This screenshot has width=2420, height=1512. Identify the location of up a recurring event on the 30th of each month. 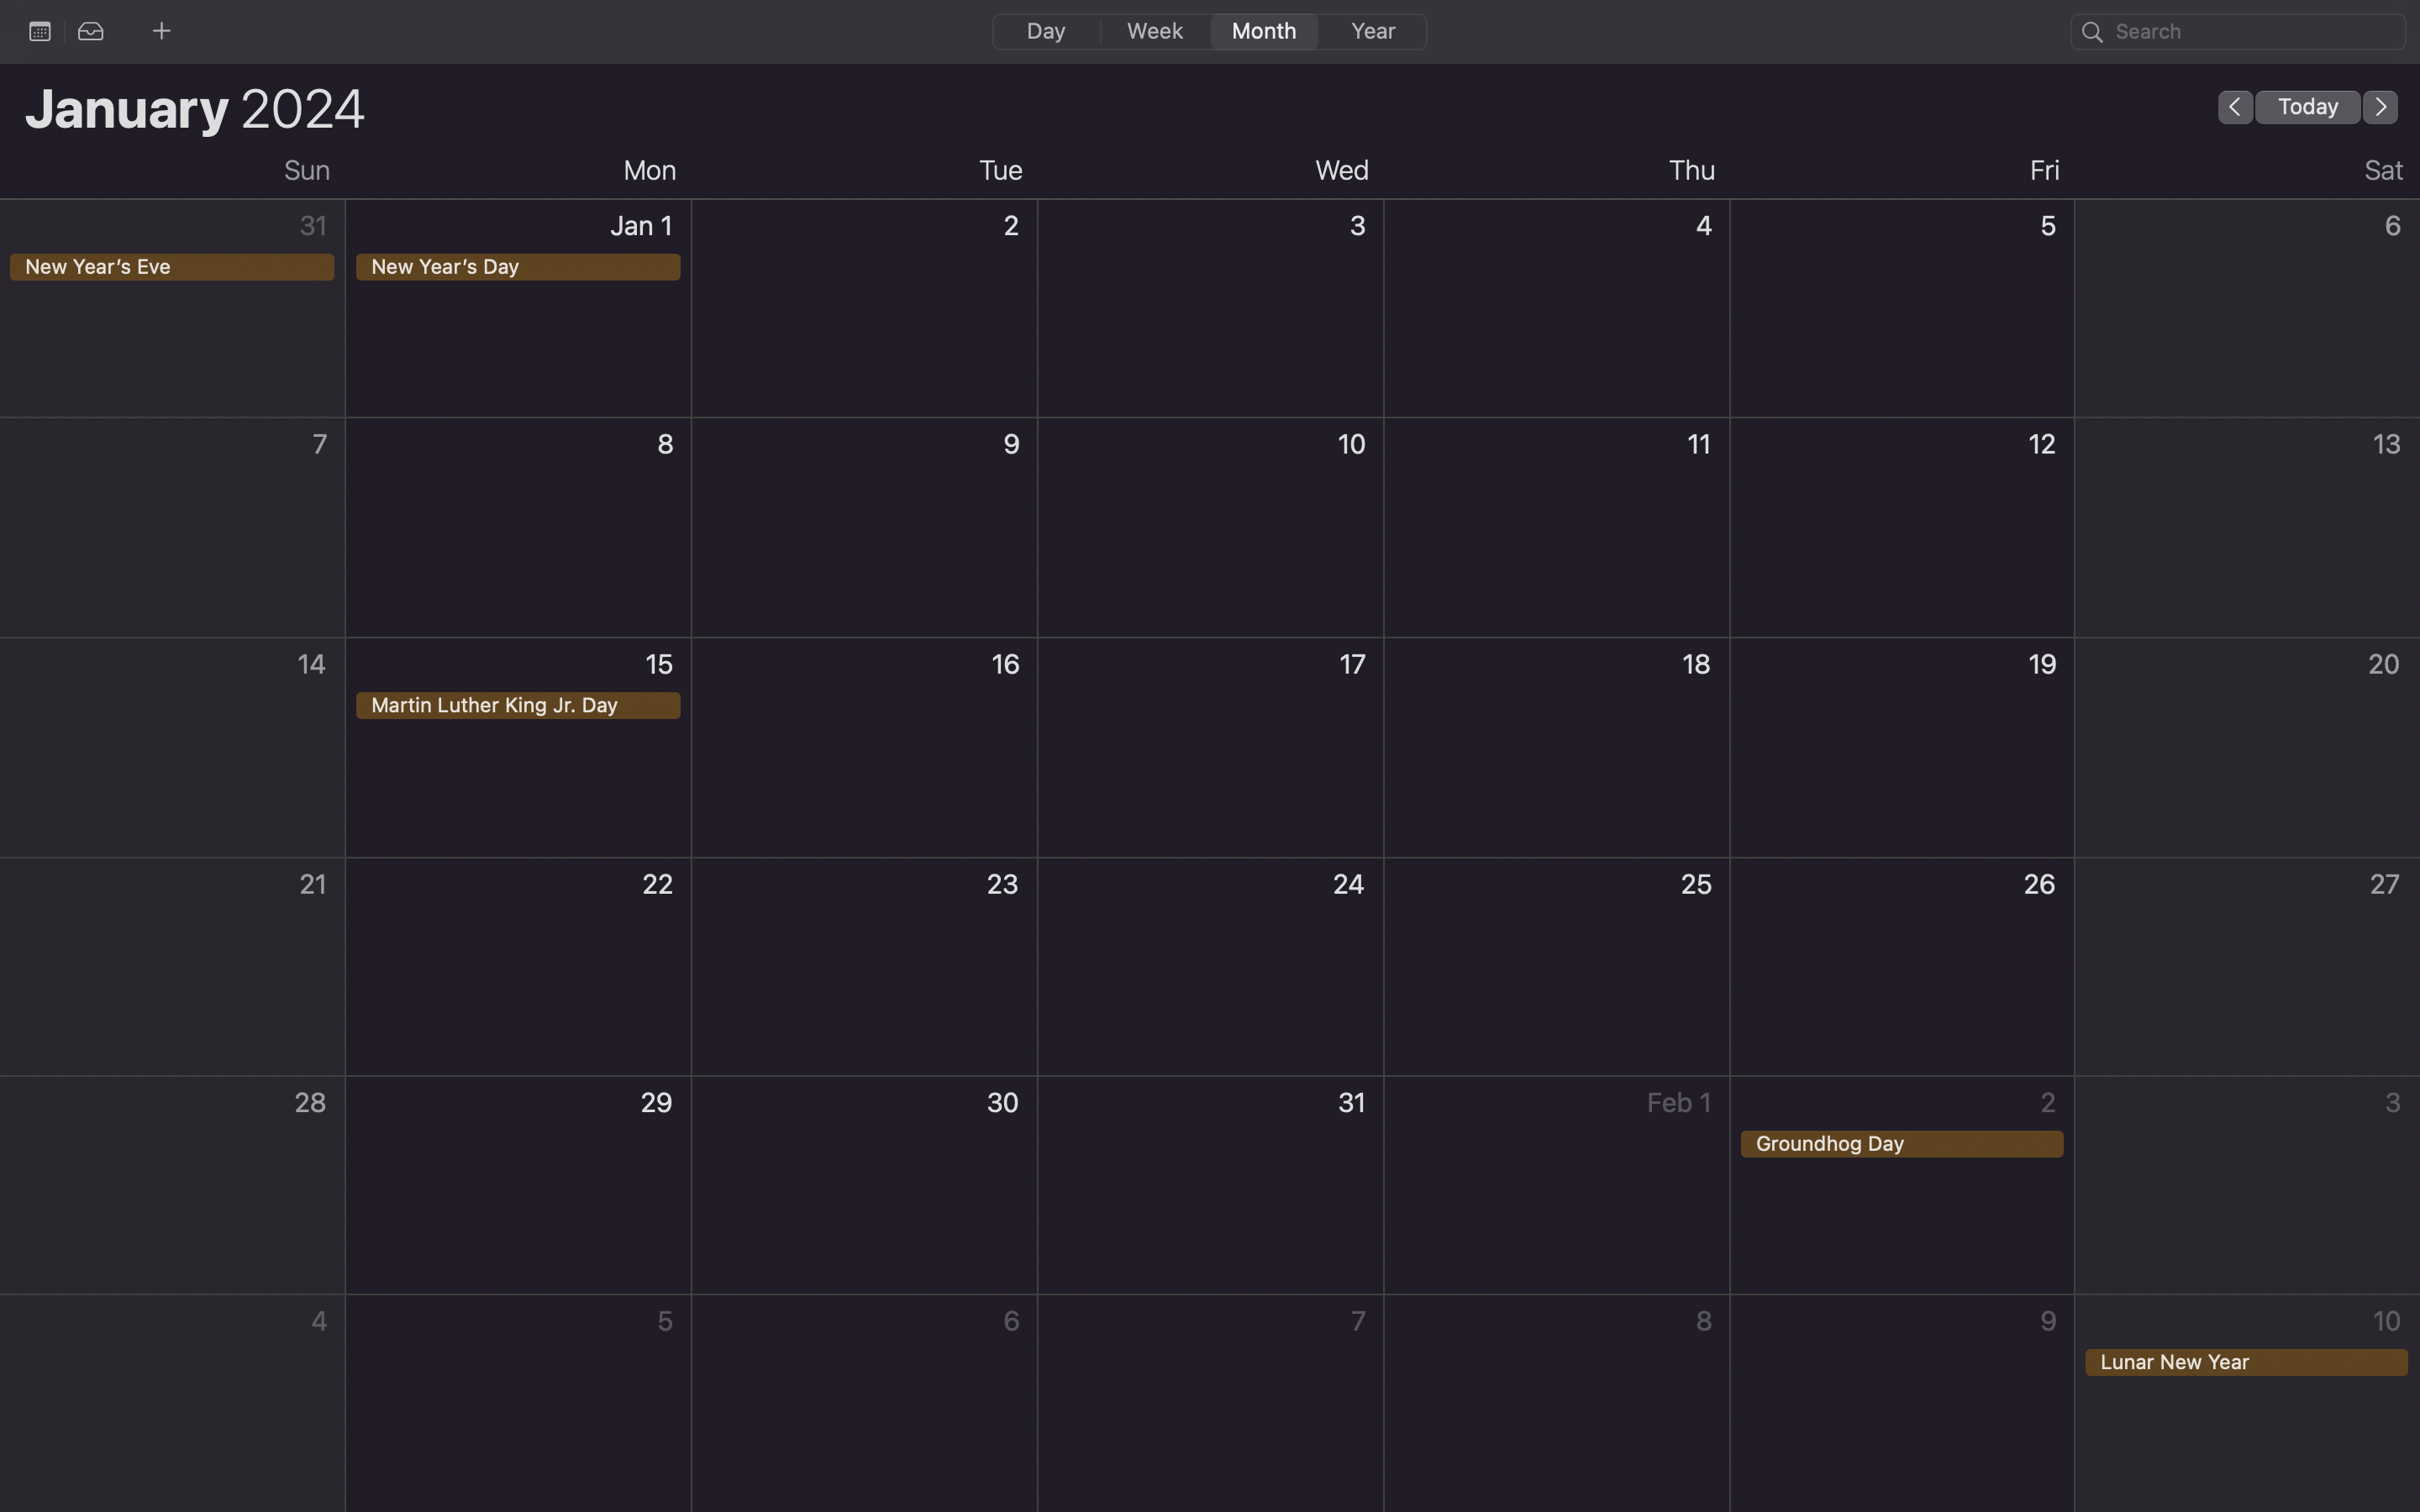
(865, 1187).